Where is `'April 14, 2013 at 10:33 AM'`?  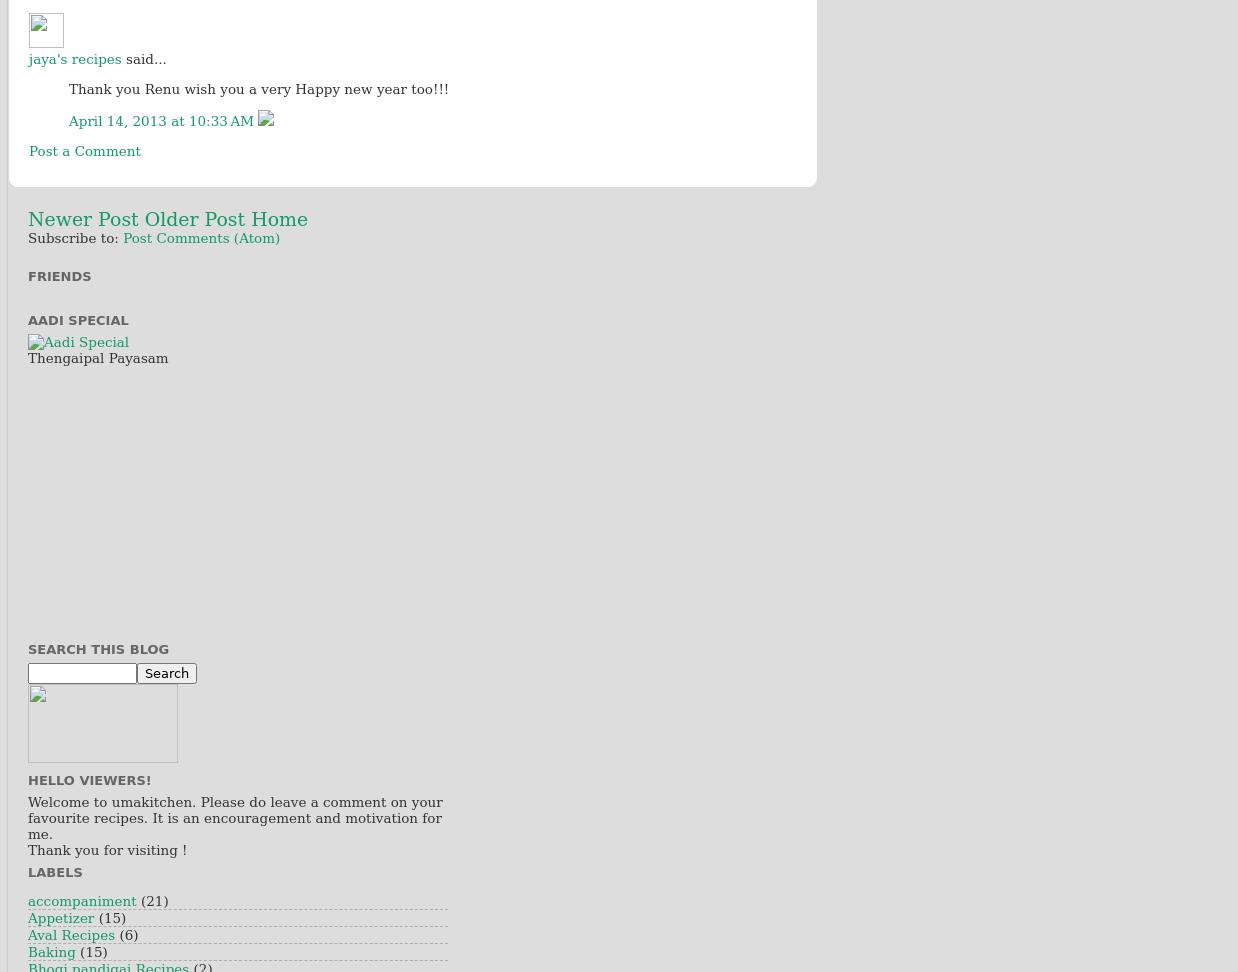 'April 14, 2013 at 10:33 AM' is located at coordinates (163, 120).